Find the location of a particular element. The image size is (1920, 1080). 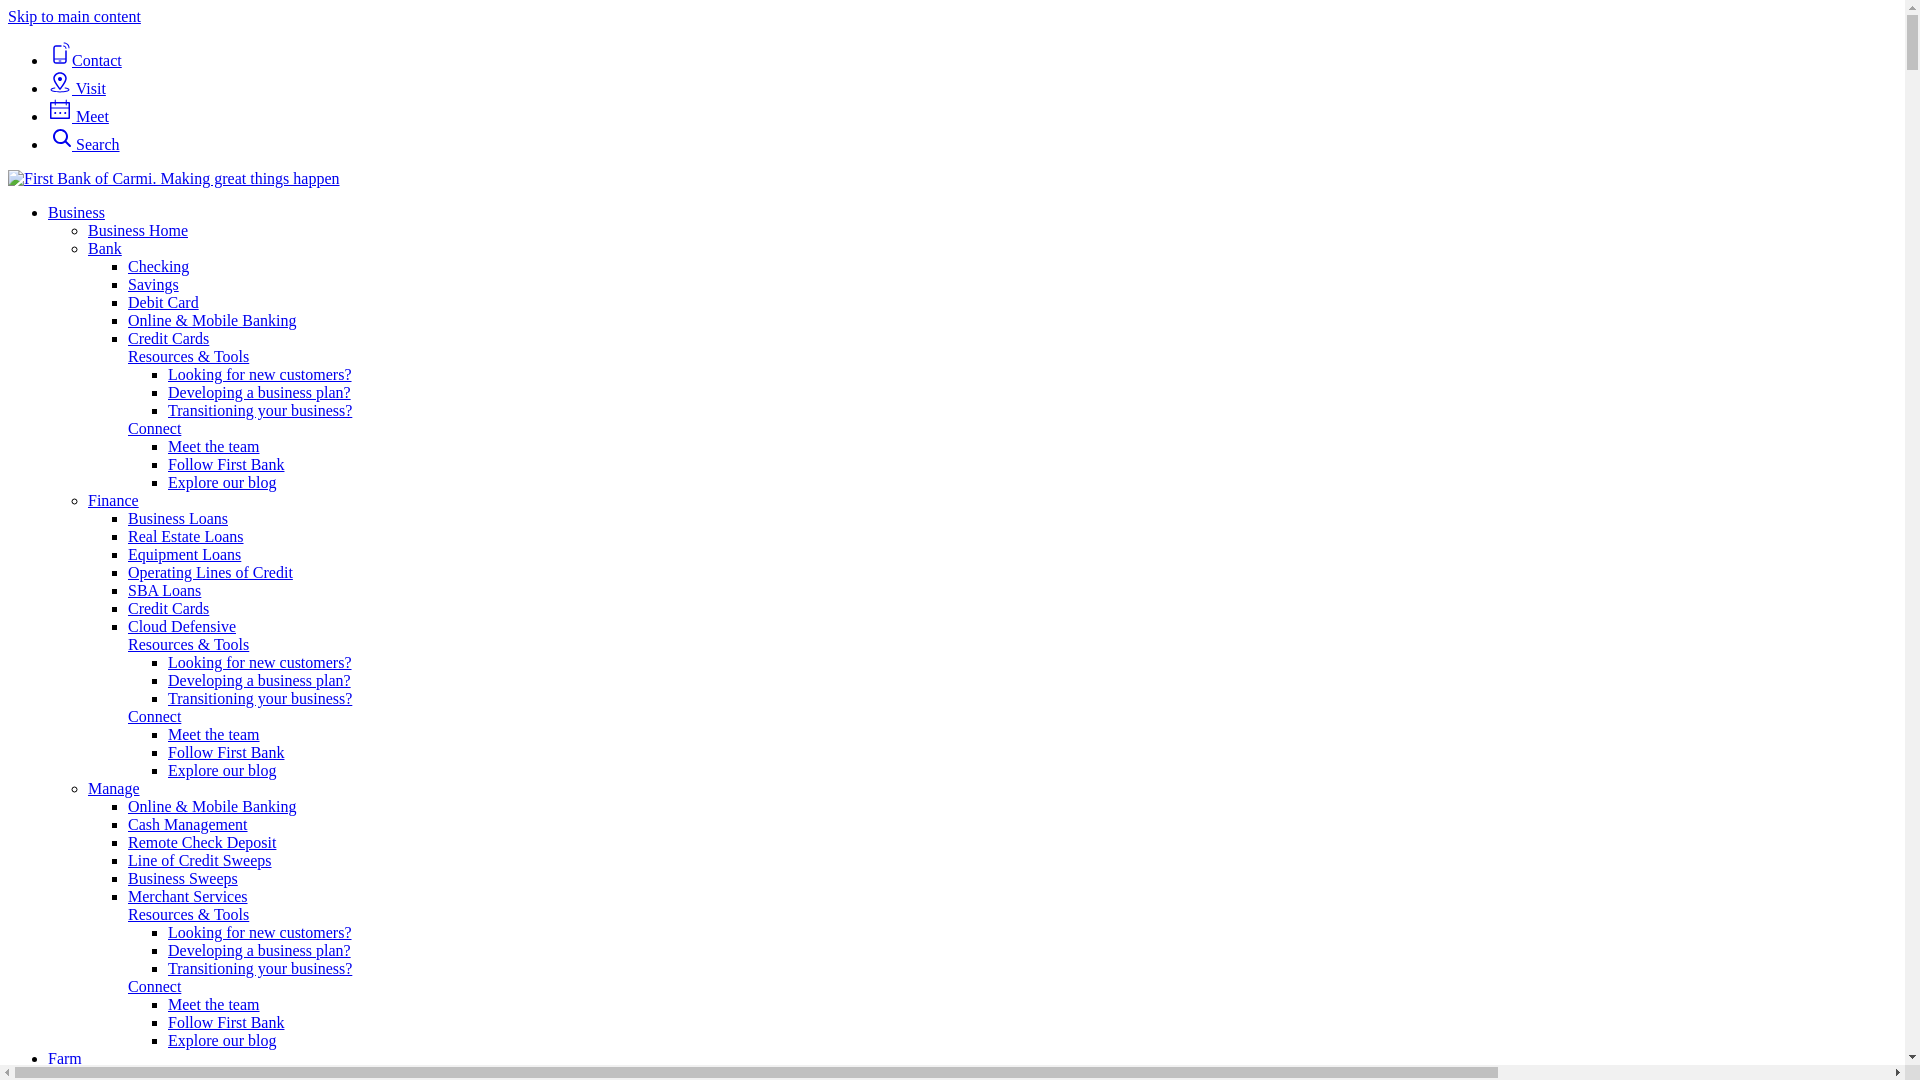

'Connect' is located at coordinates (153, 715).